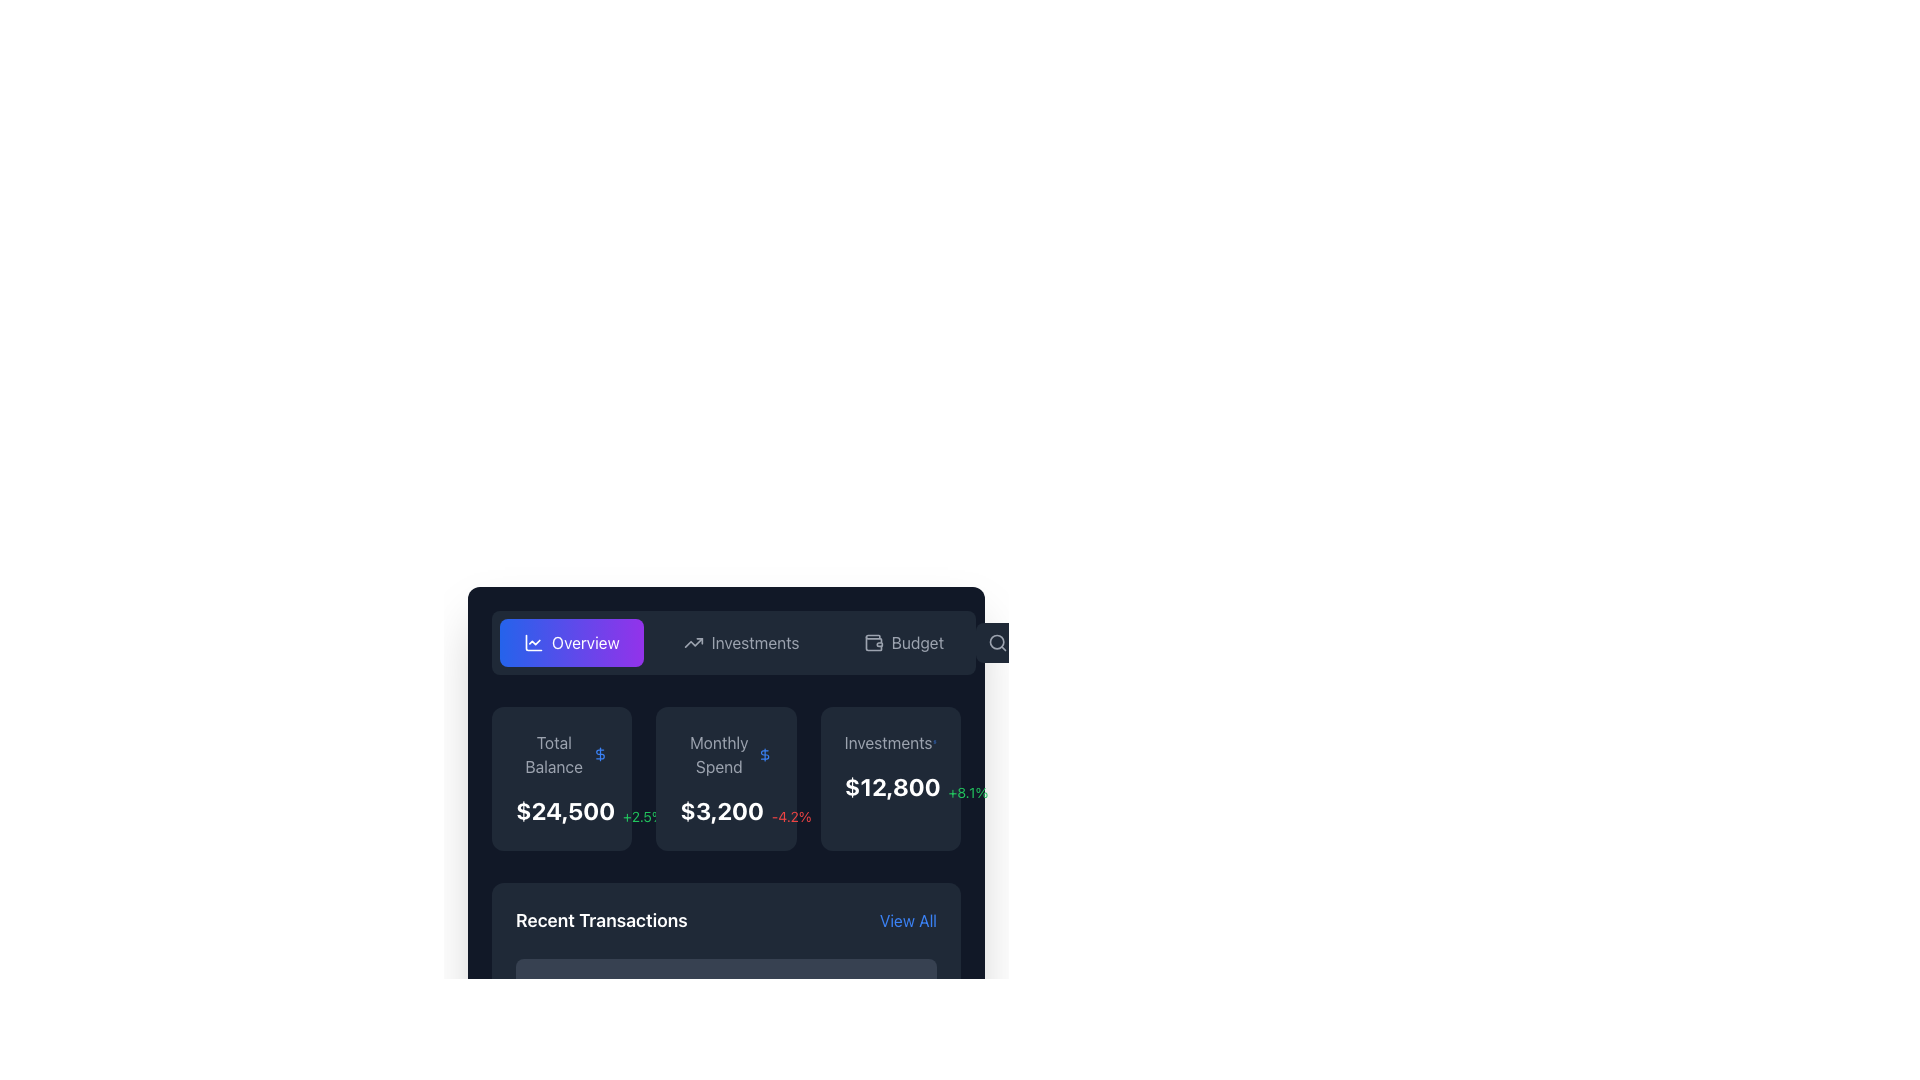 This screenshot has width=1920, height=1080. What do you see at coordinates (902, 643) in the screenshot?
I see `the navigation button located in the horizontal menu bar` at bounding box center [902, 643].